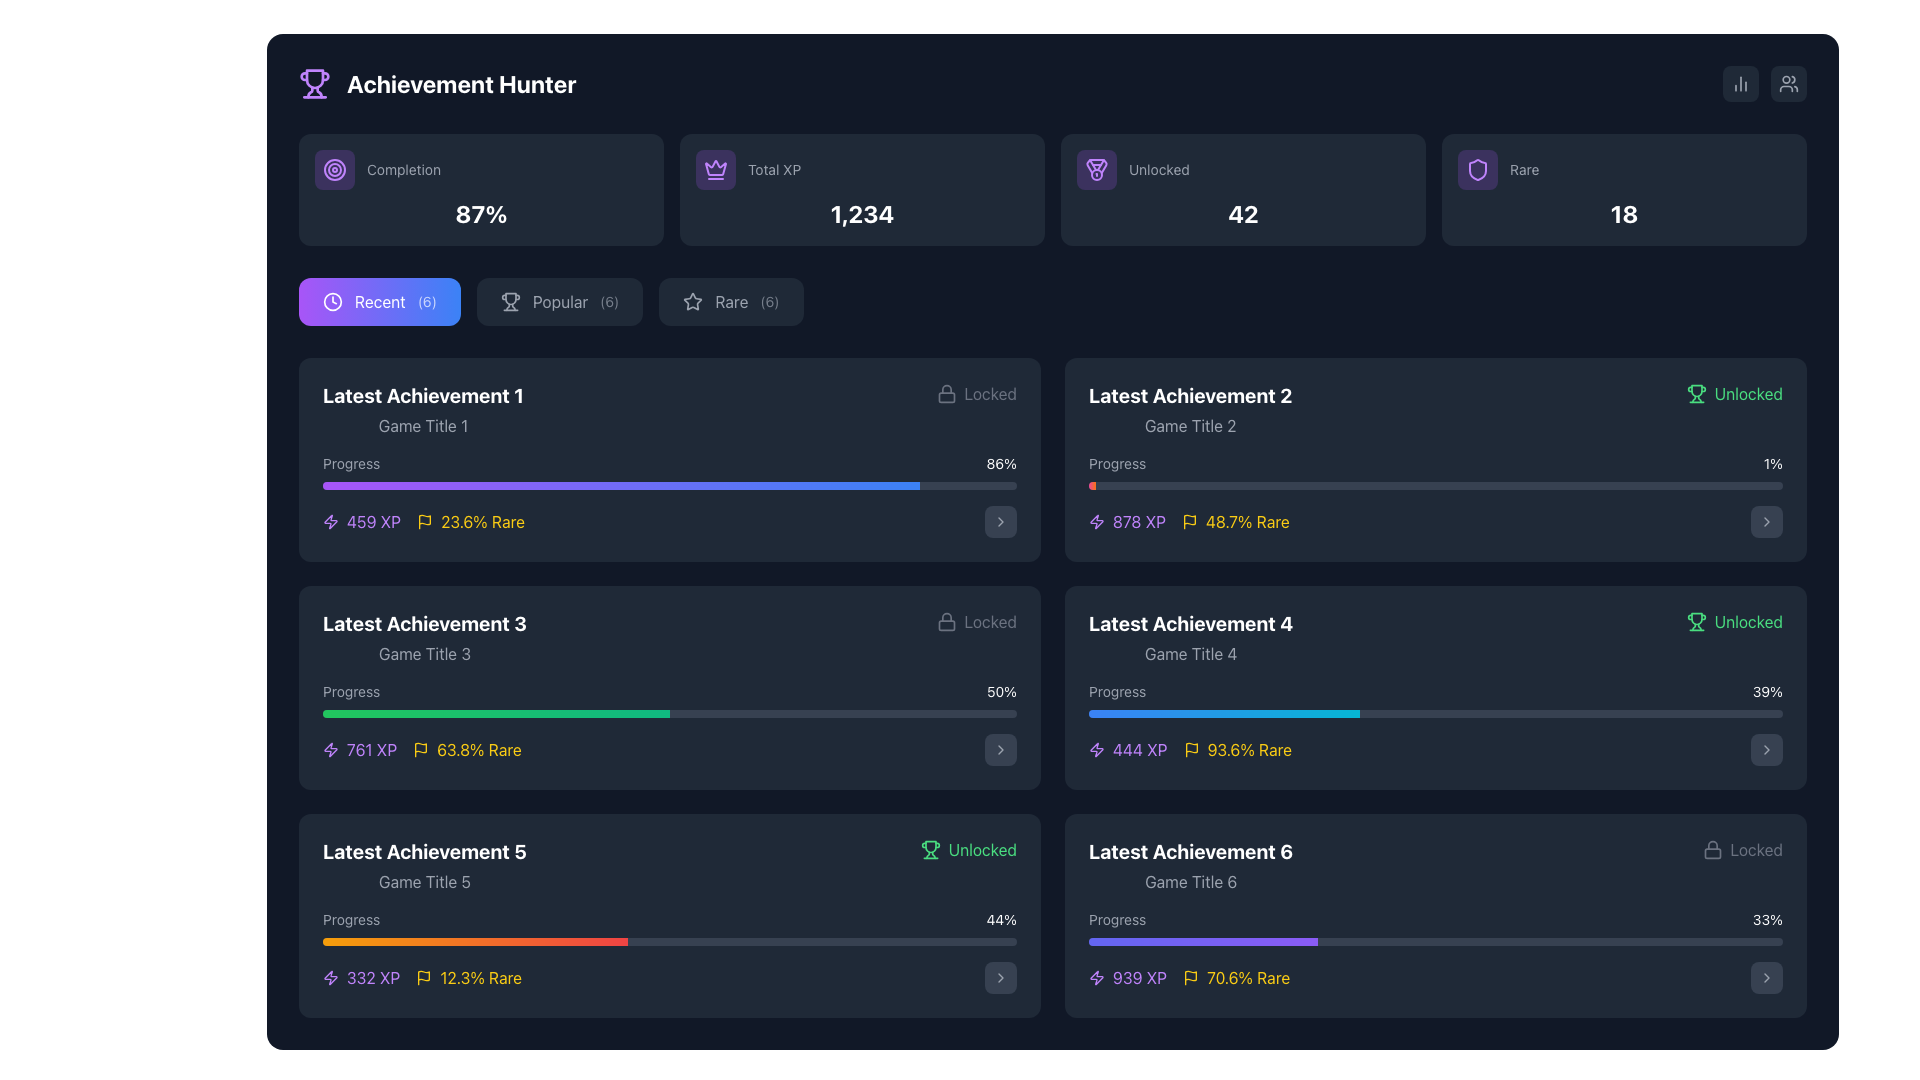 The image size is (1920, 1080). I want to click on the lightning bolt icon representing energy or power, located near the bottom-right corner of the interface, underneath the 'Unlocked' status marker of 'Latest Achievement 4', so click(1096, 749).